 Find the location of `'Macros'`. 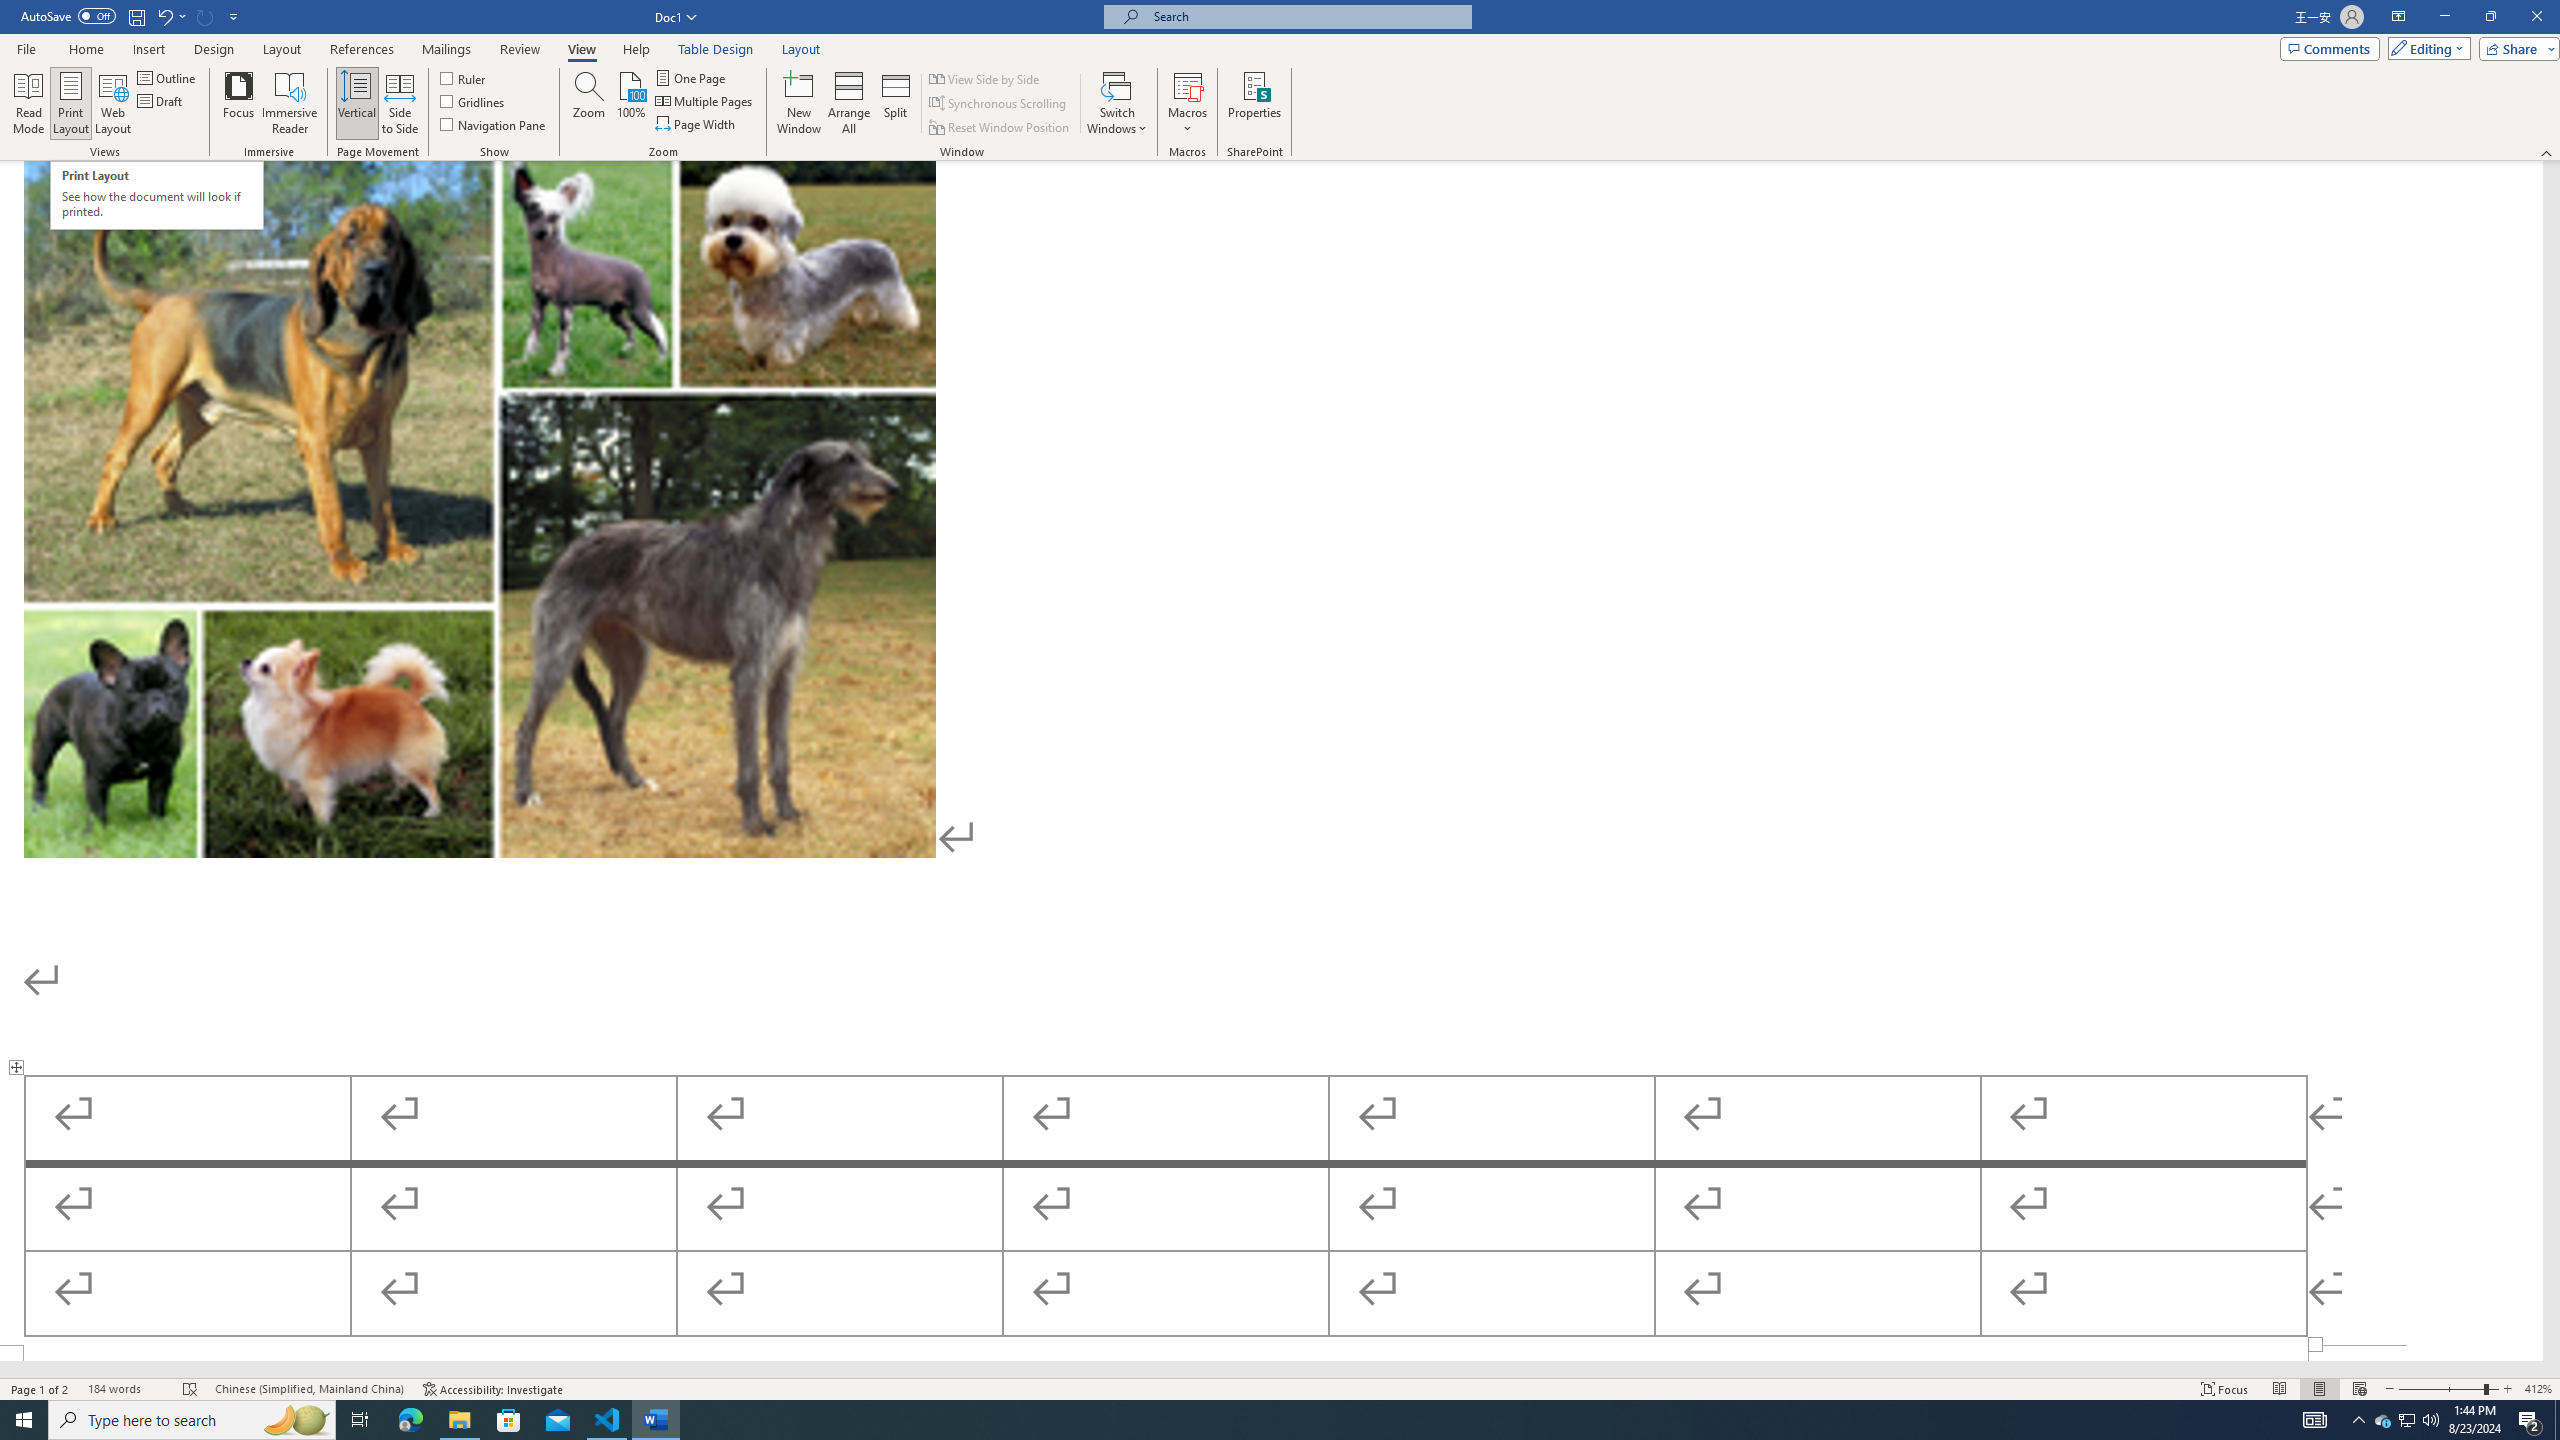

'Macros' is located at coordinates (1186, 103).